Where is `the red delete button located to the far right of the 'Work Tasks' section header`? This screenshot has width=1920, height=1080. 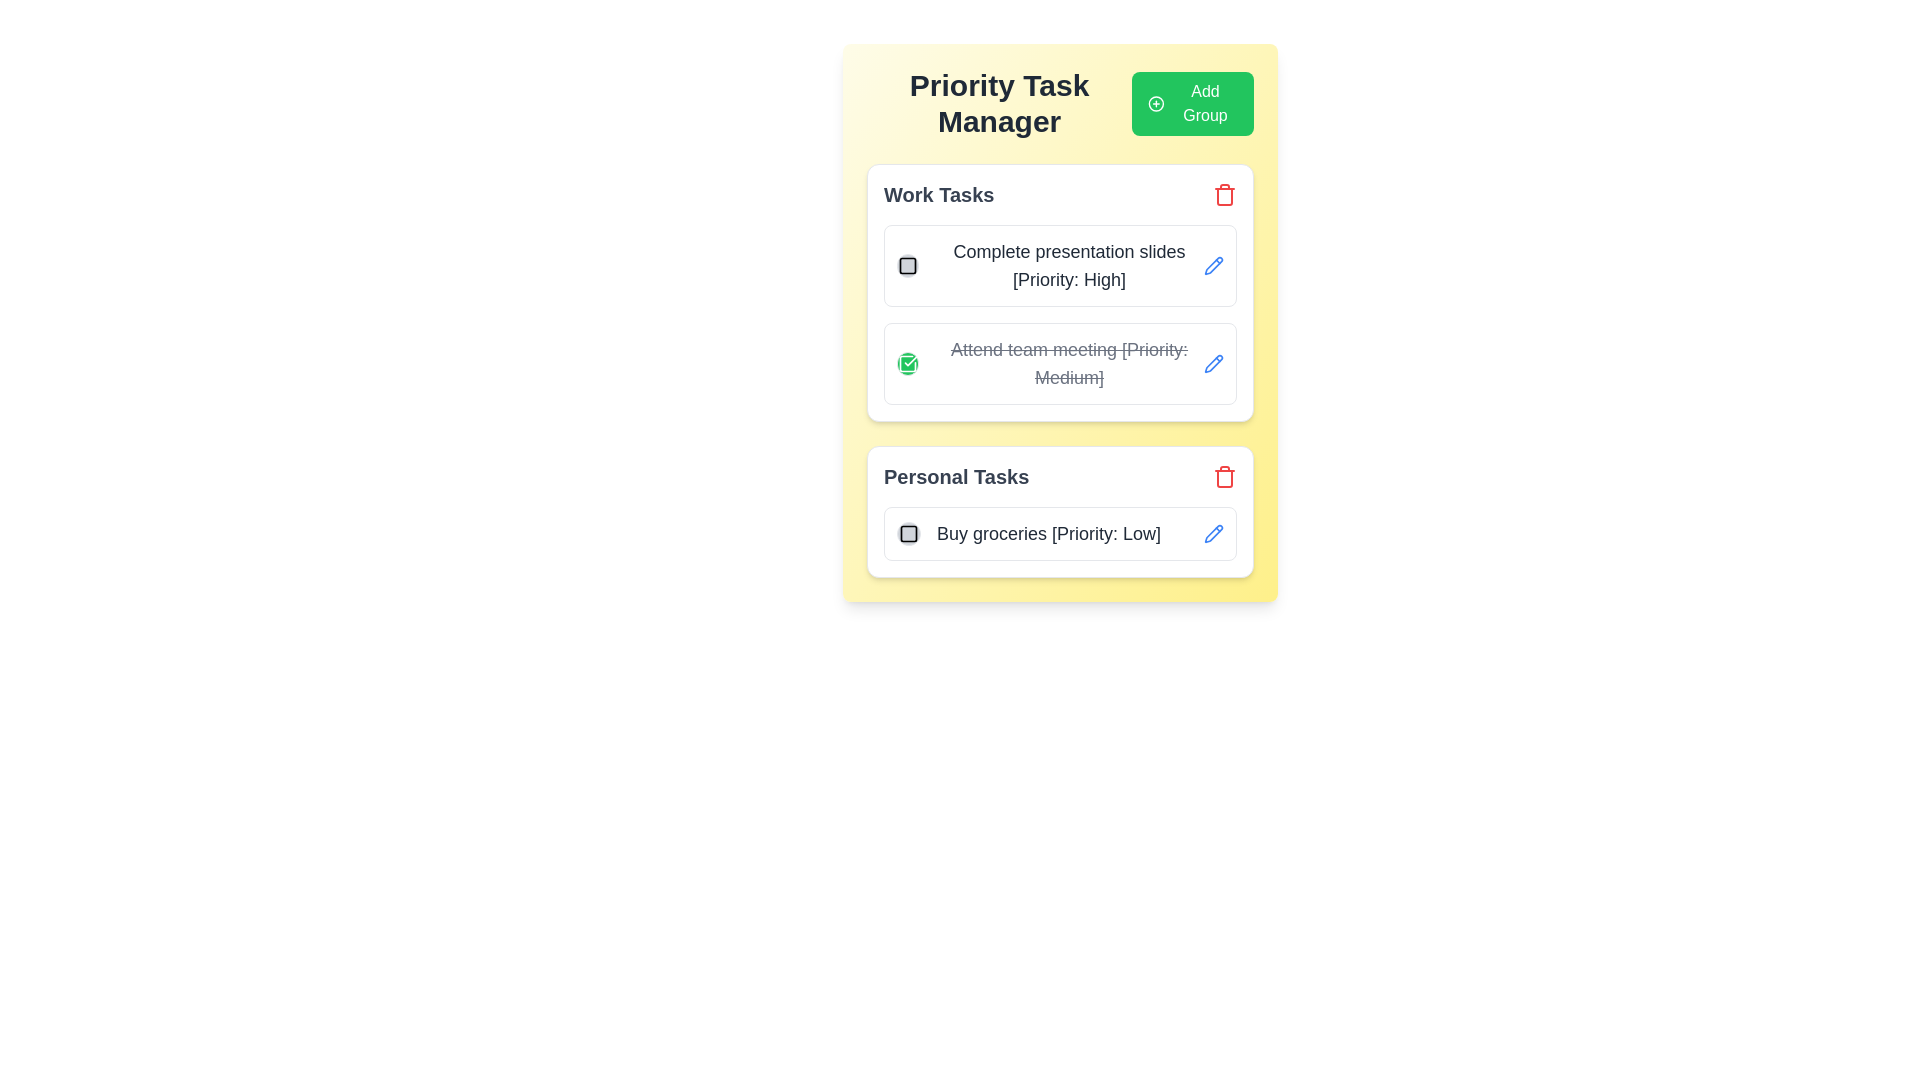 the red delete button located to the far right of the 'Work Tasks' section header is located at coordinates (1223, 195).